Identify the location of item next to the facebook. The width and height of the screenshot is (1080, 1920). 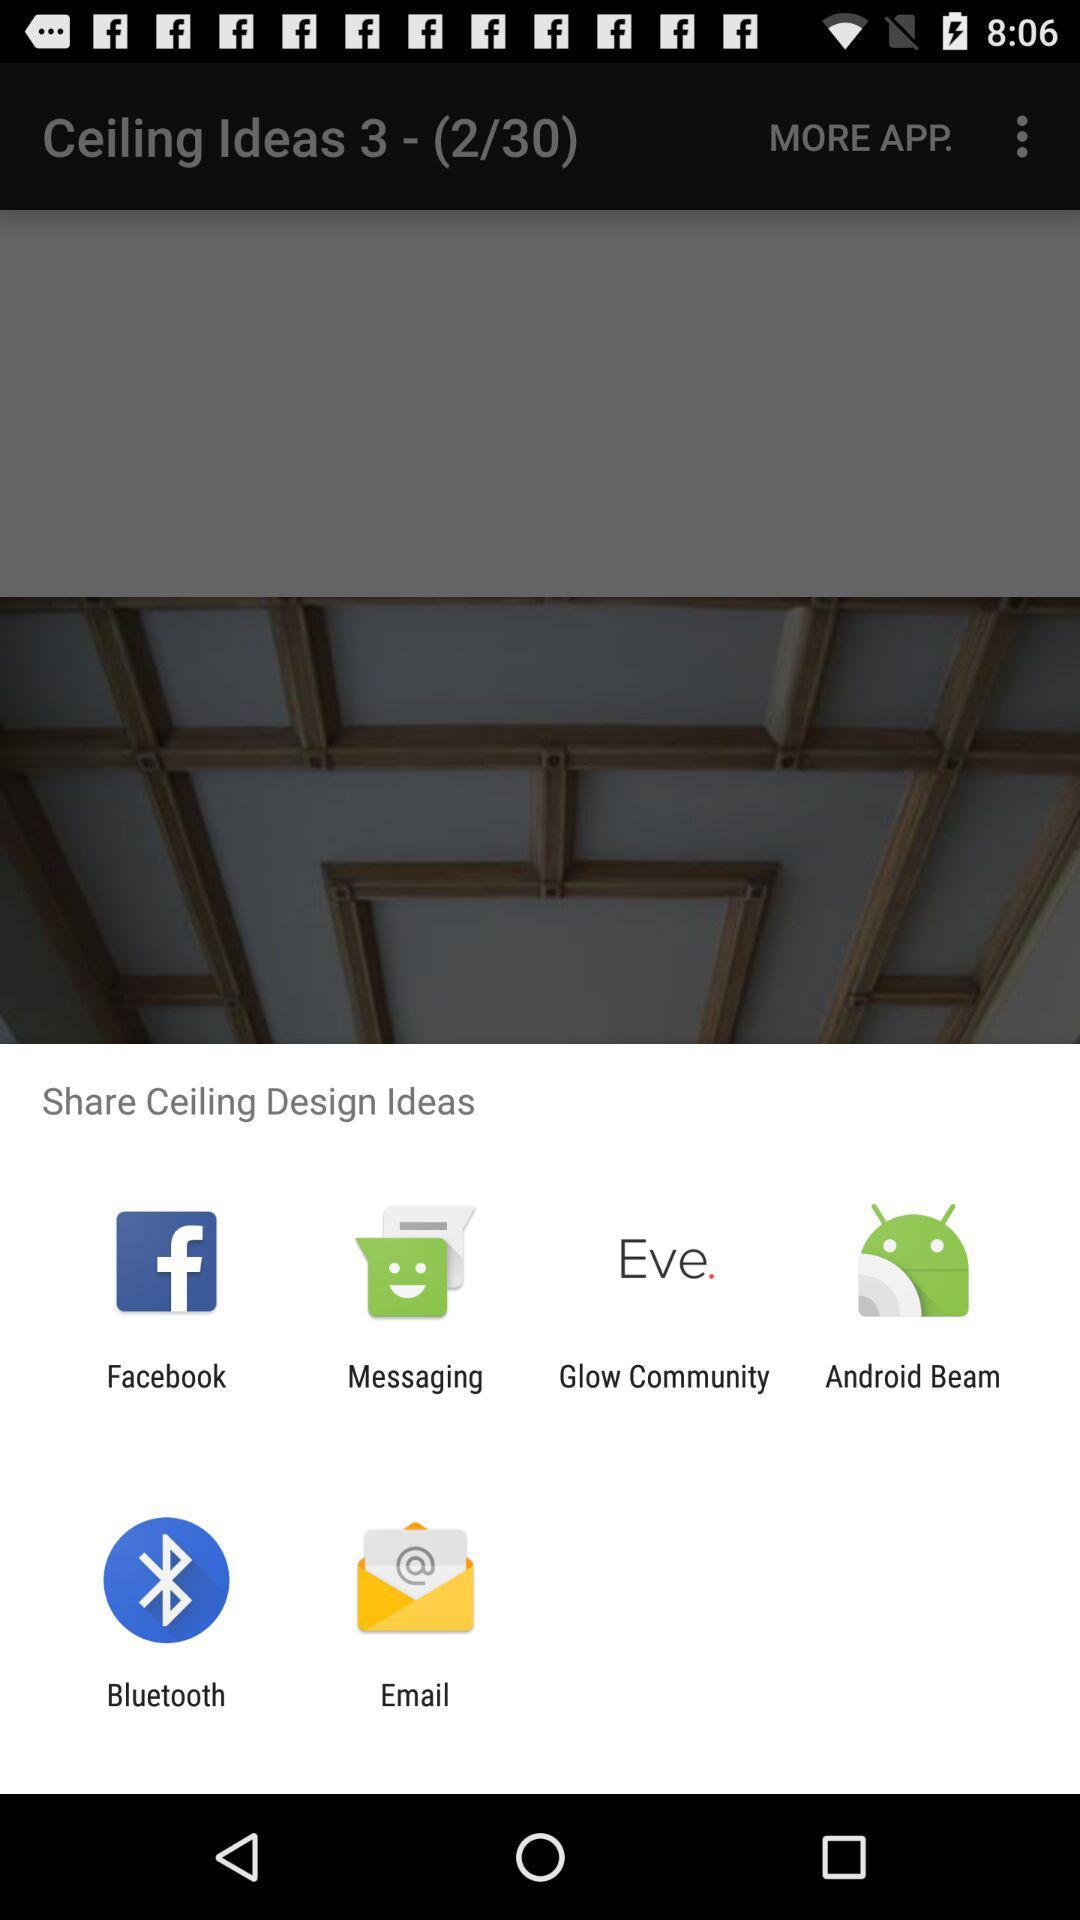
(414, 1392).